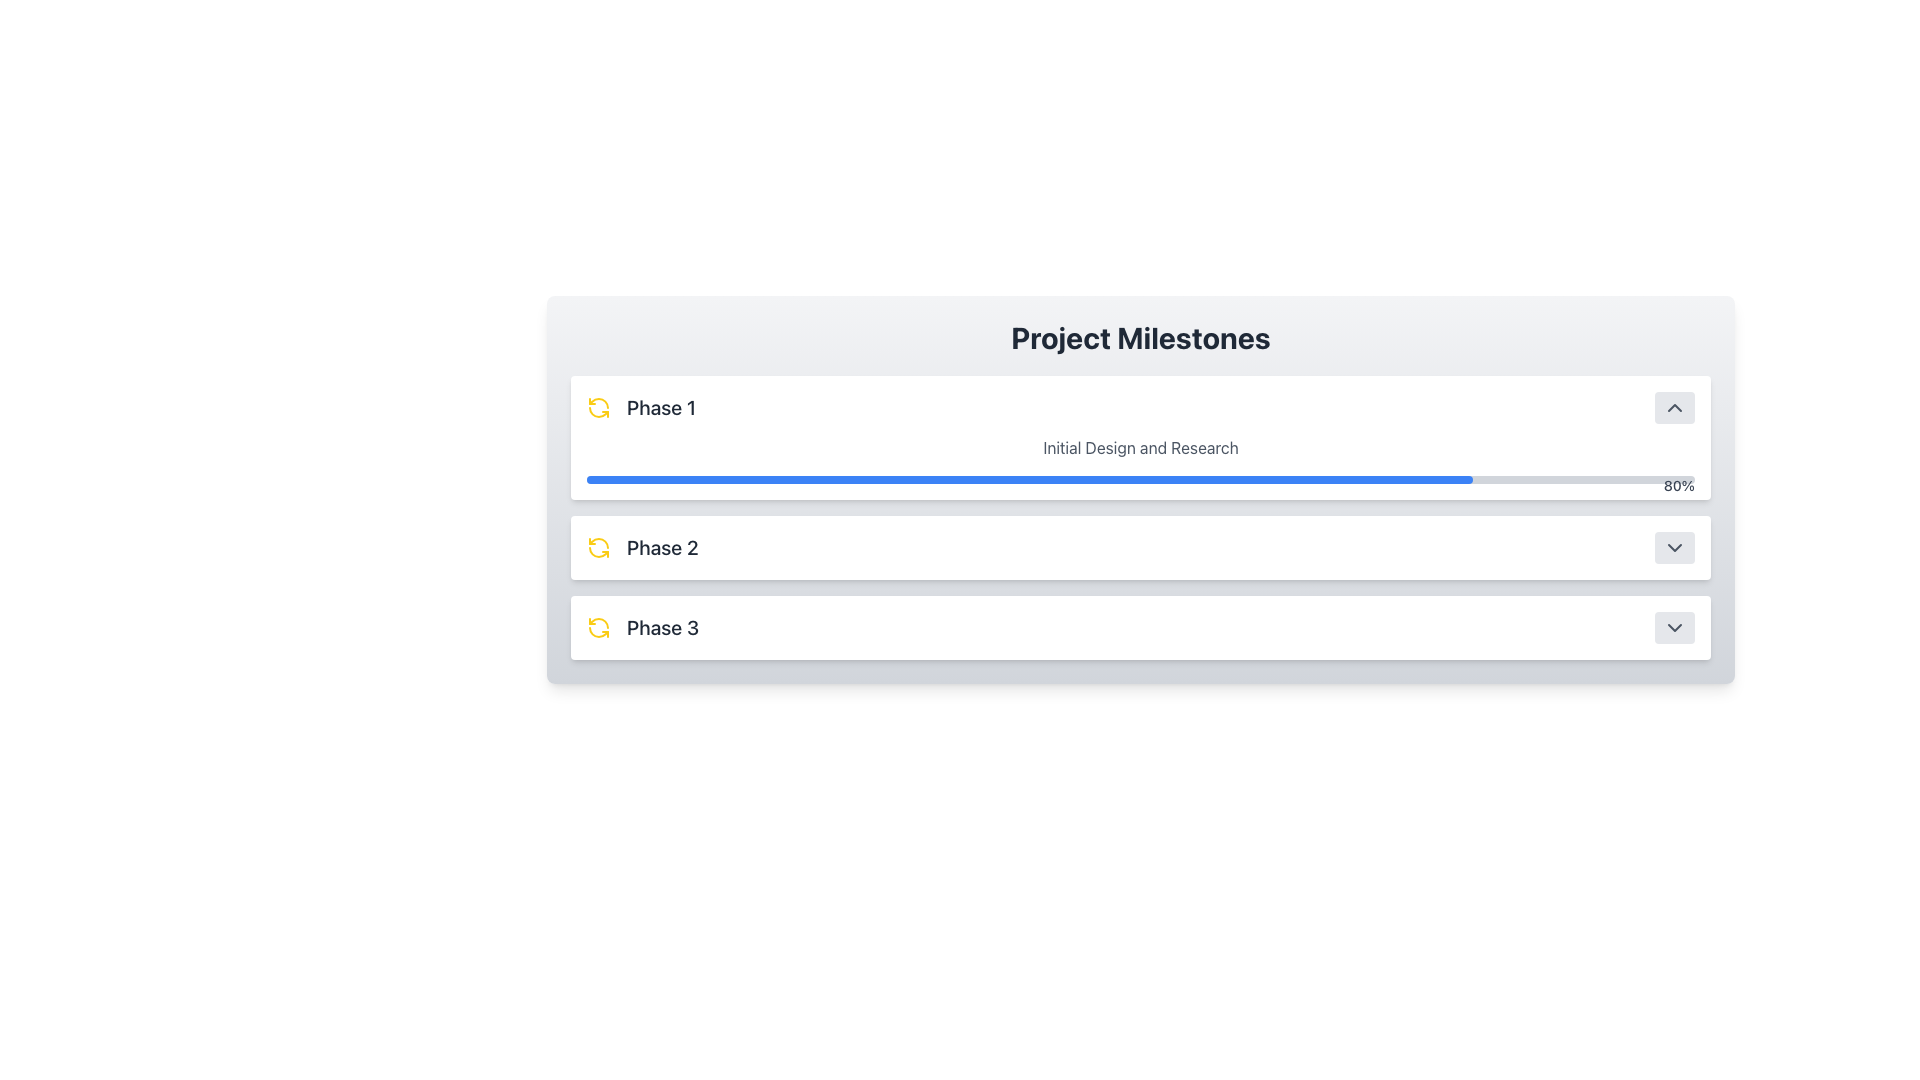 The height and width of the screenshot is (1080, 1920). What do you see at coordinates (1675, 547) in the screenshot?
I see `the collapsible toggle button for the 'Phase 2' section to observe the styling change` at bounding box center [1675, 547].